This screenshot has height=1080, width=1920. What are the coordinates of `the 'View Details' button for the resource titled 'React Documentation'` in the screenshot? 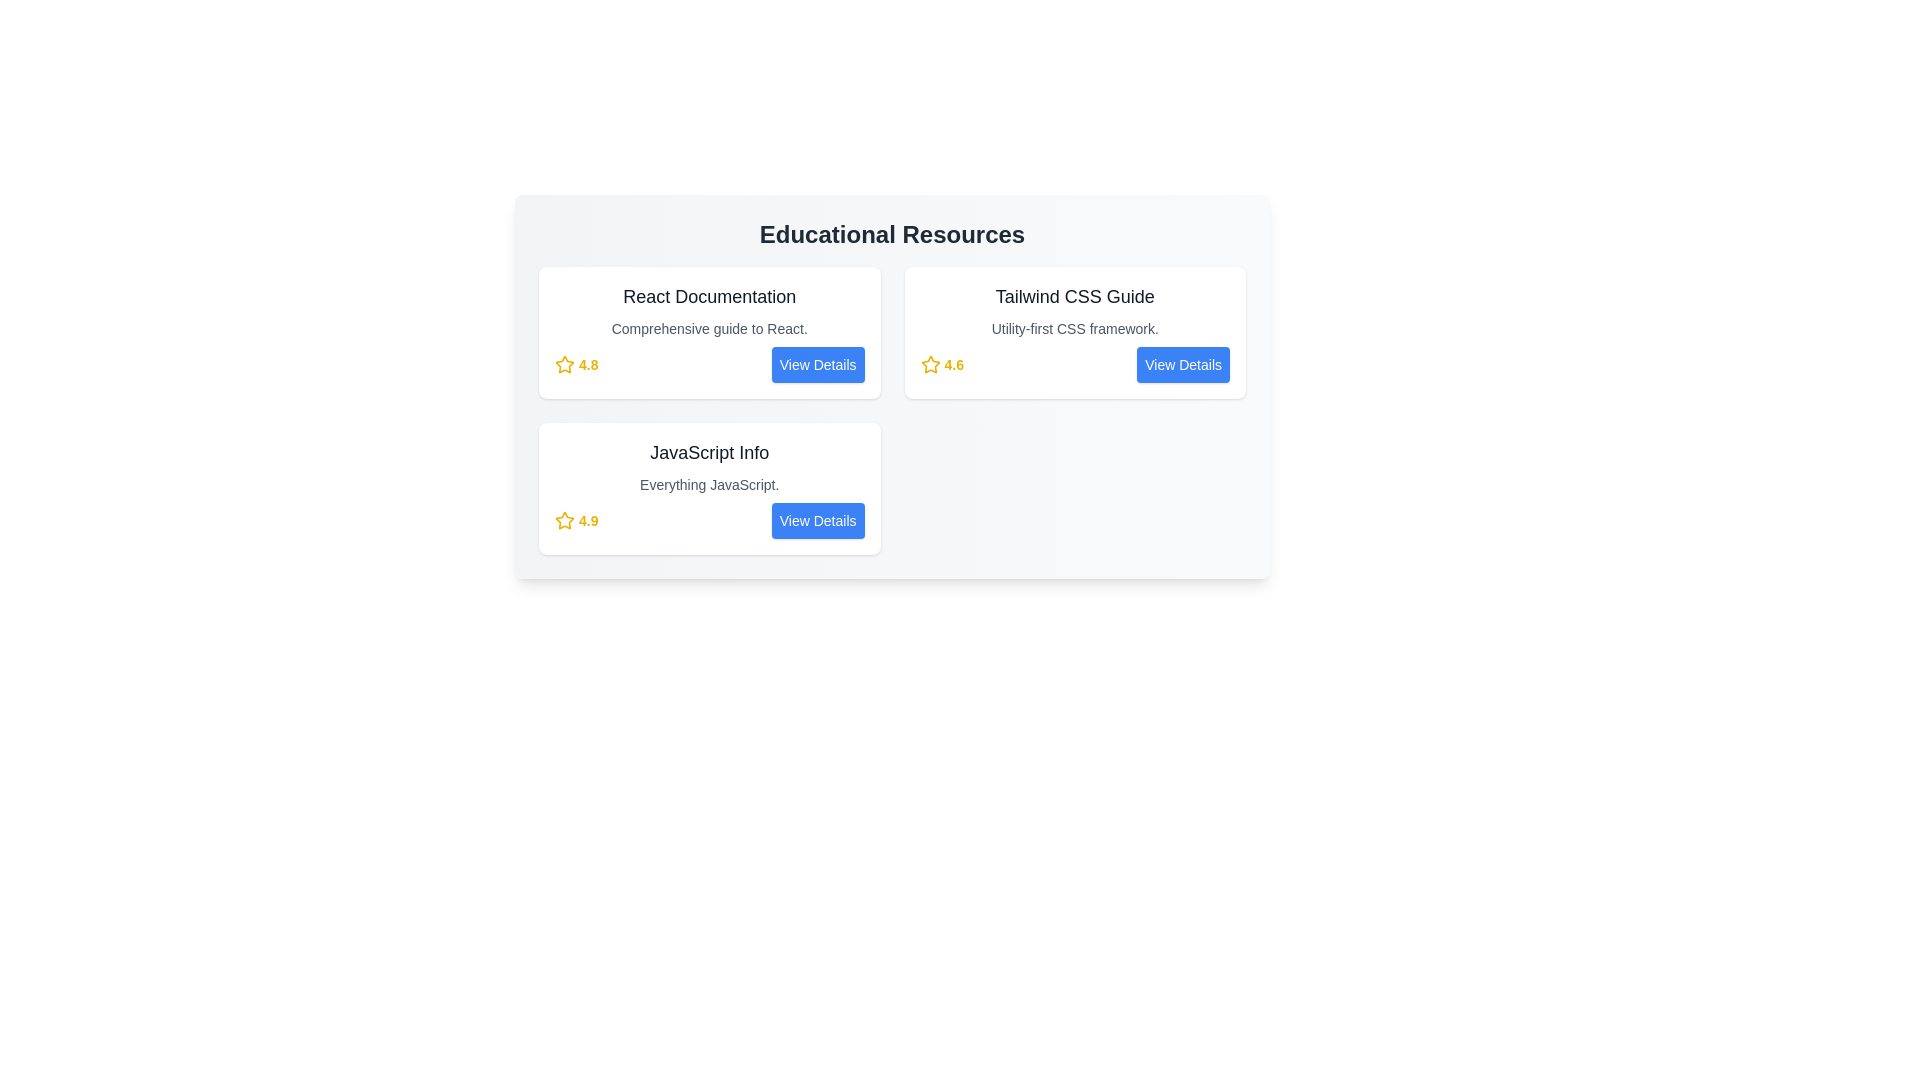 It's located at (817, 365).